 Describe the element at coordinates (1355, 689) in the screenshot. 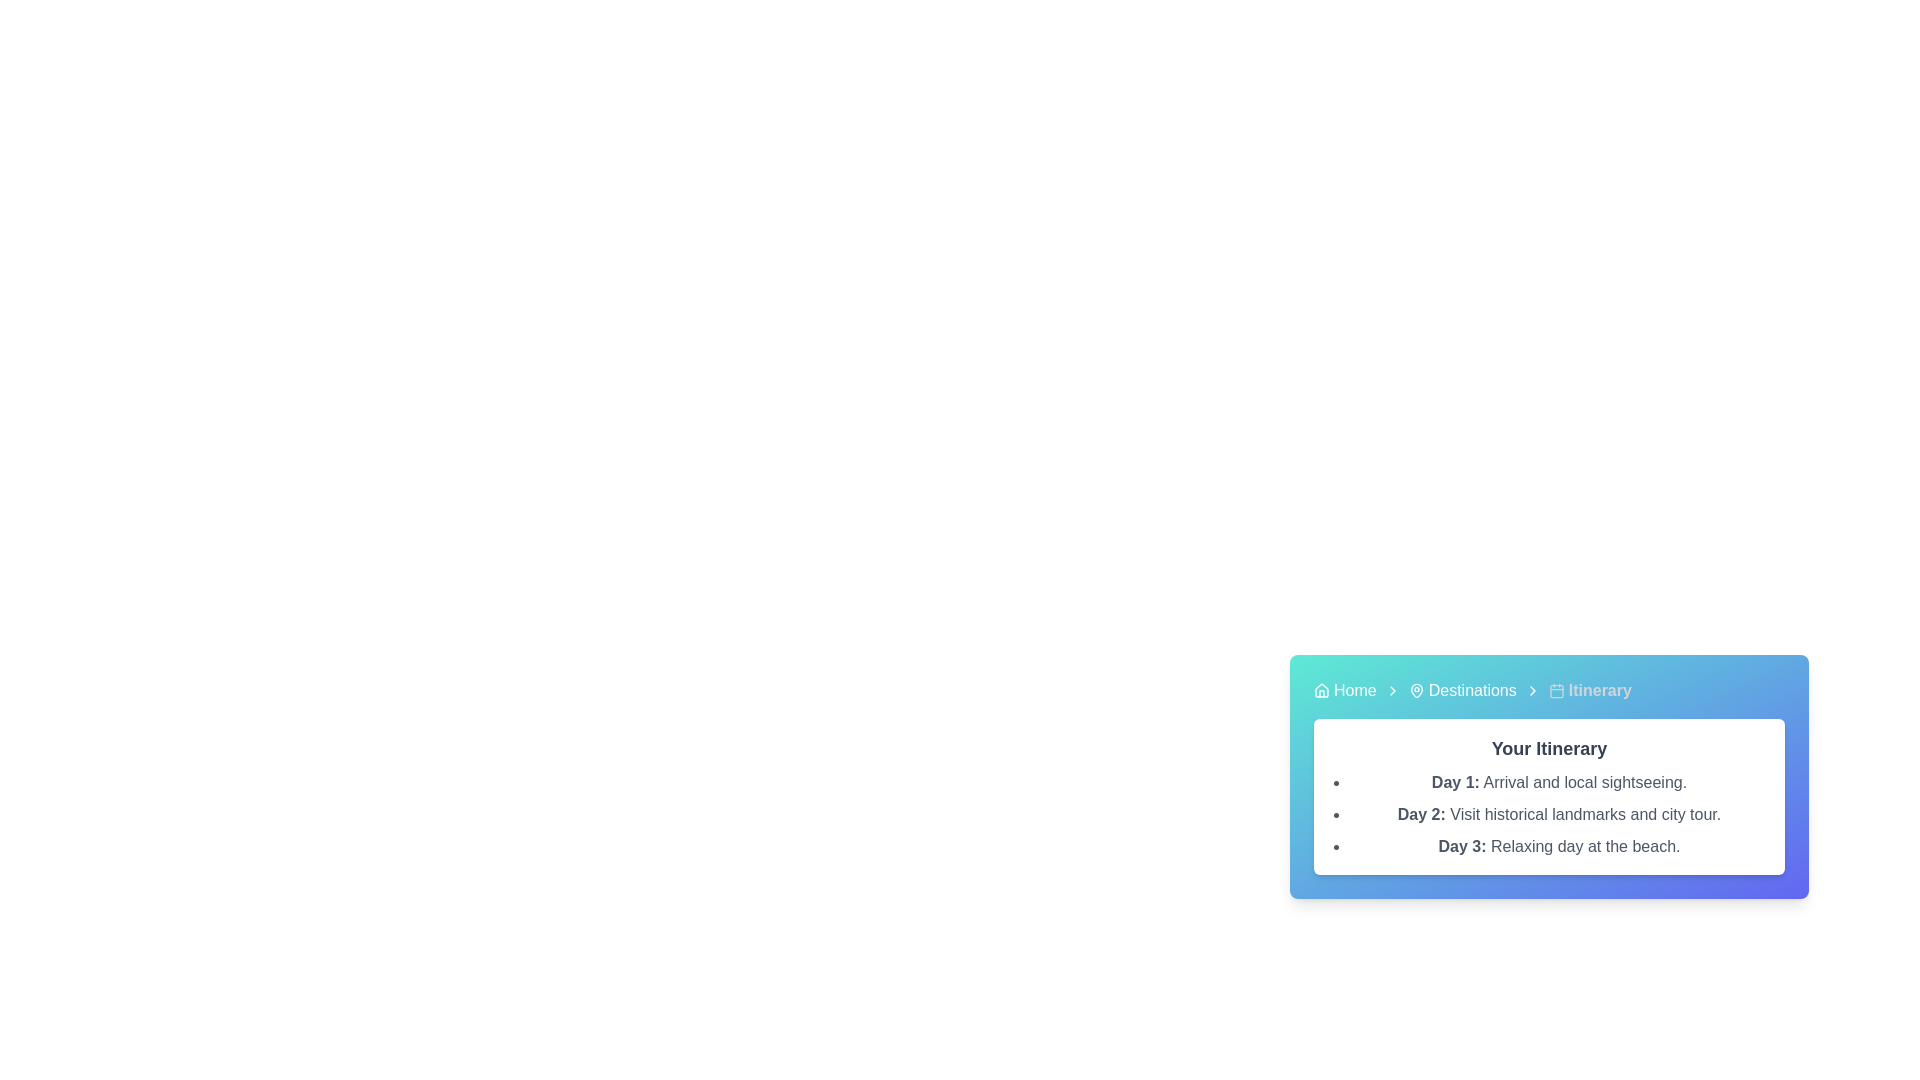

I see `the 'Home' hyperlink in the breadcrumb navigation` at that location.